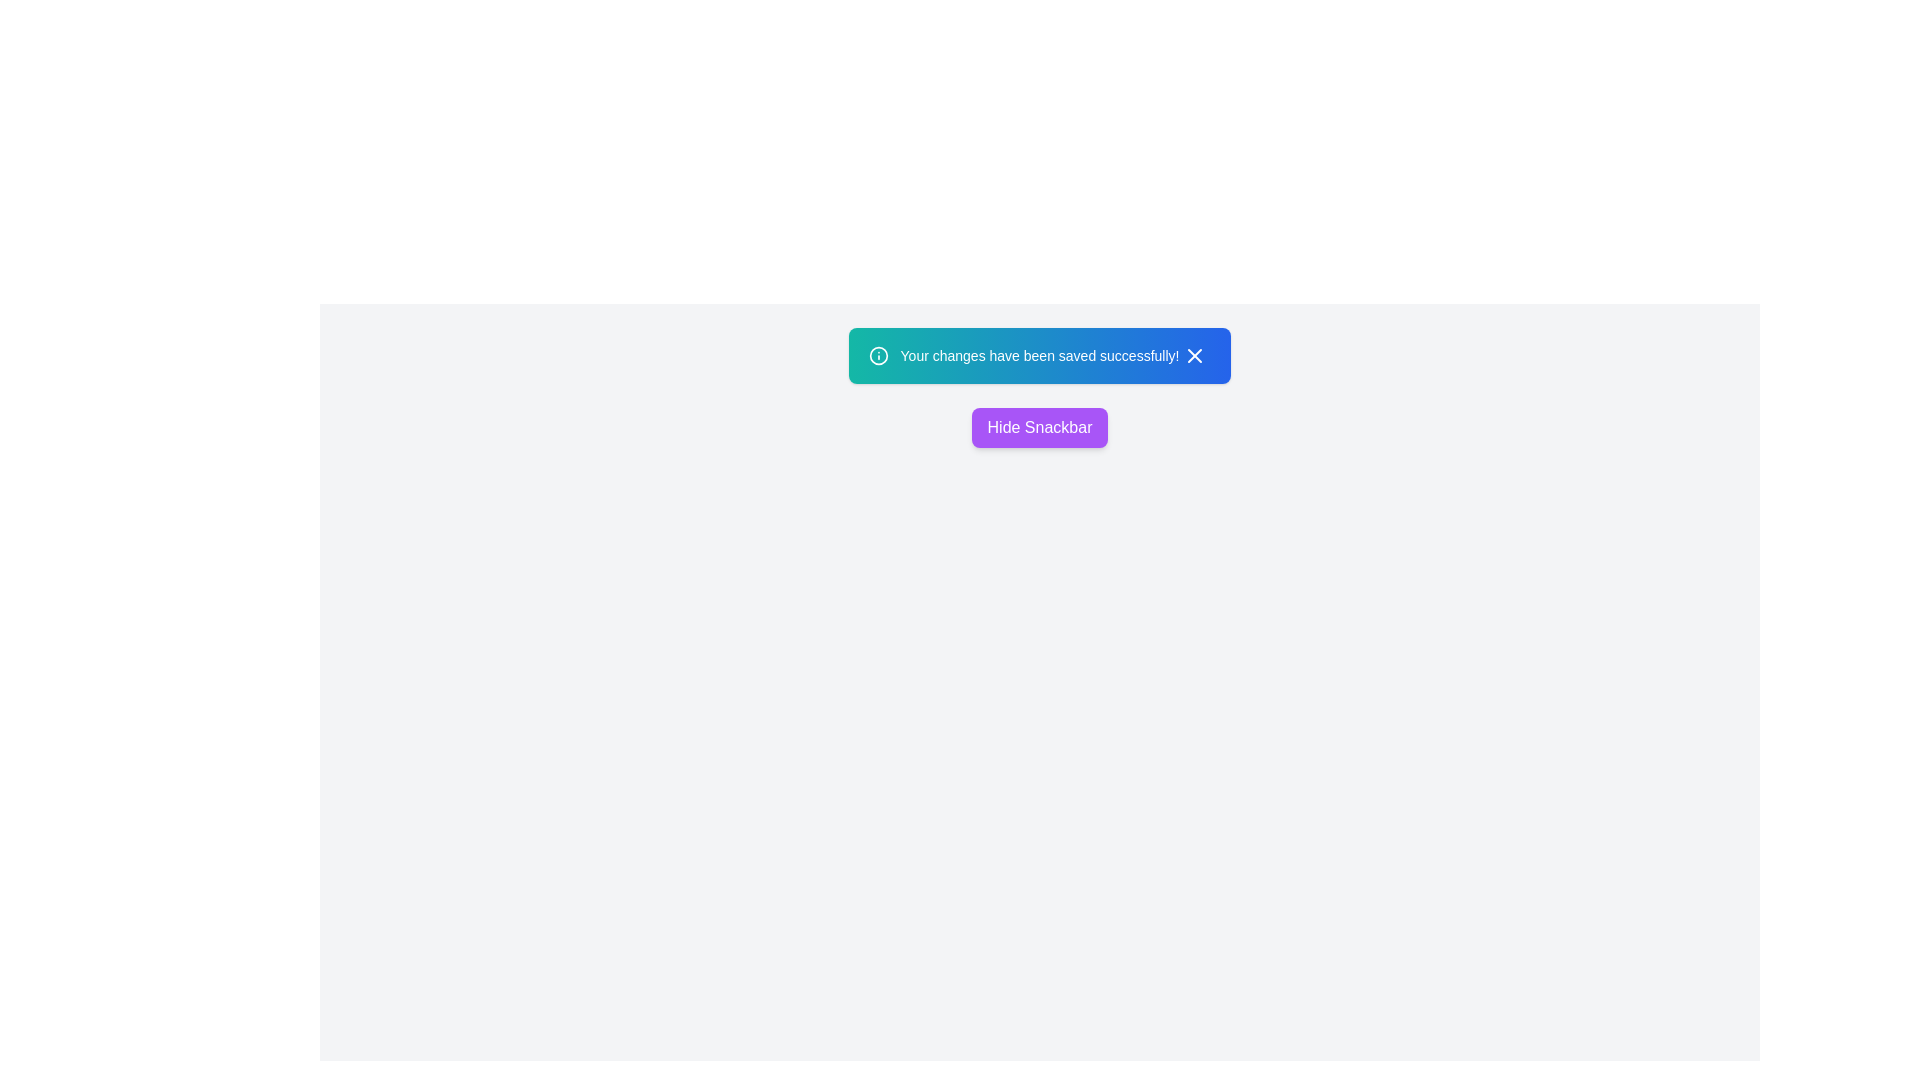  Describe the element at coordinates (1040, 427) in the screenshot. I see `the 'Hide Snackbar' button to toggle the snackbar visibility` at that location.